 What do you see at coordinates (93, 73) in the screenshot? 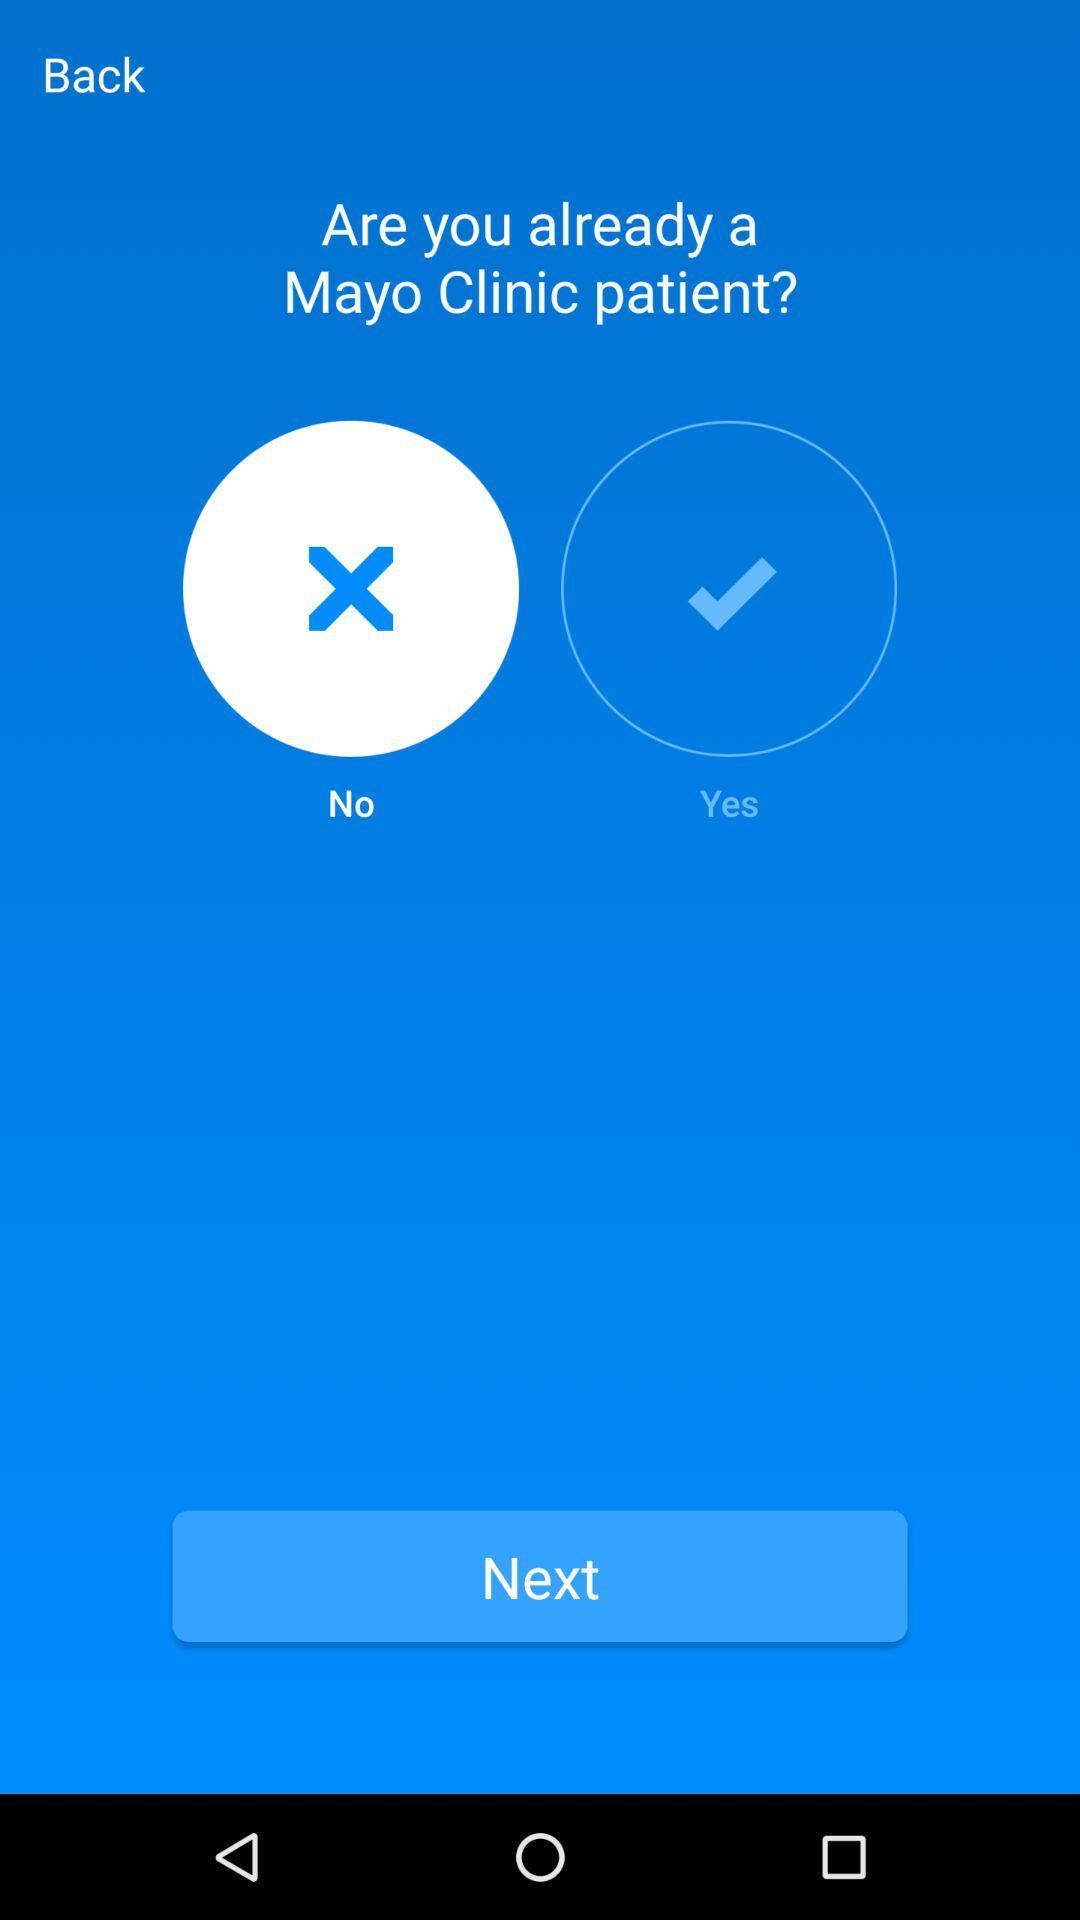
I see `the back` at bounding box center [93, 73].